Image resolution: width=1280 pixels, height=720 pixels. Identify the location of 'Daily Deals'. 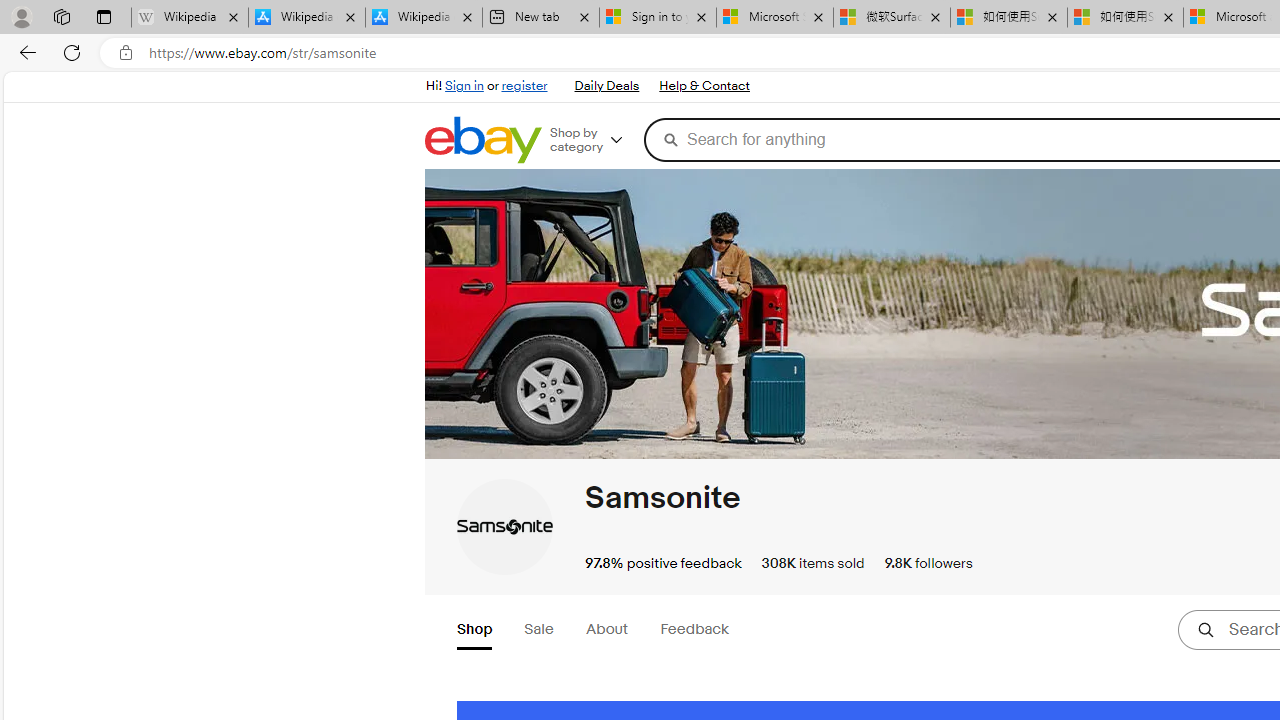
(605, 85).